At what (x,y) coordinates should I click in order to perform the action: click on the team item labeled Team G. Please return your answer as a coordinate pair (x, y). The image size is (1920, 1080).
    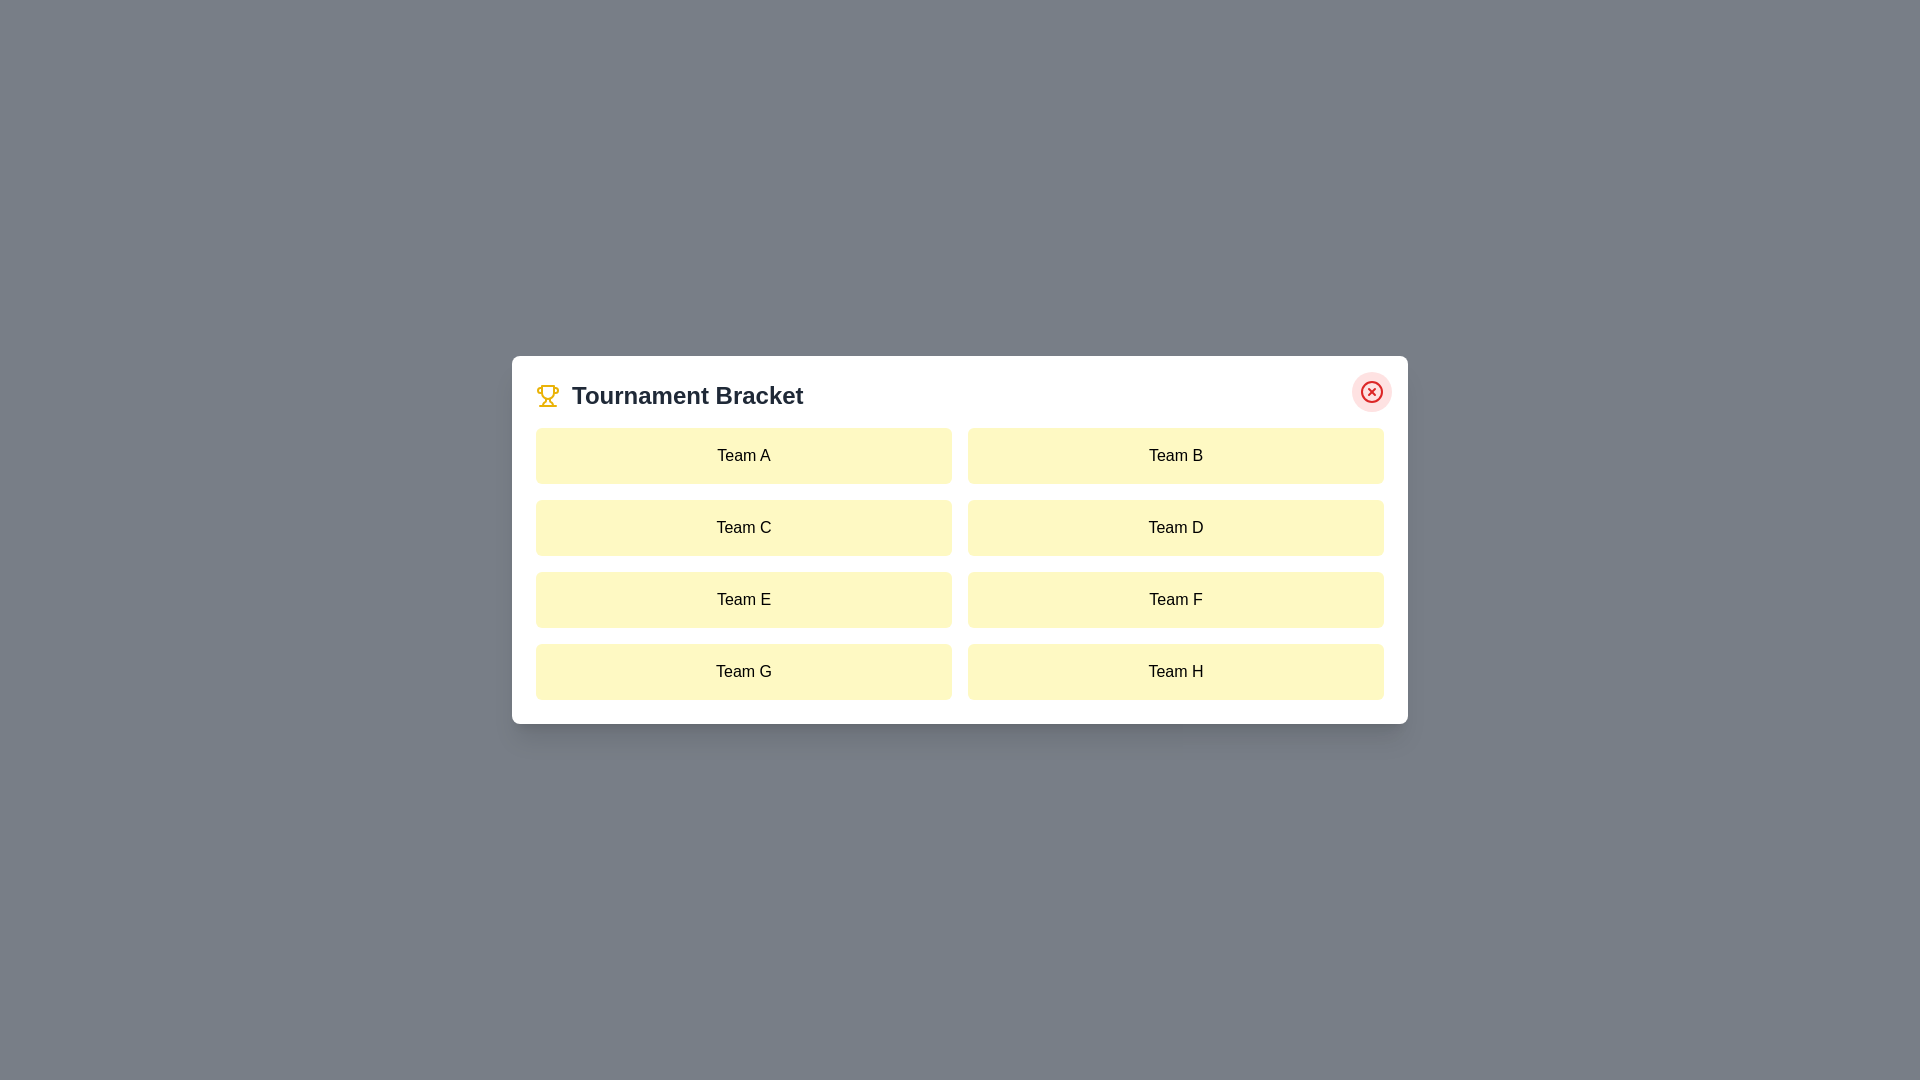
    Looking at the image, I should click on (743, 671).